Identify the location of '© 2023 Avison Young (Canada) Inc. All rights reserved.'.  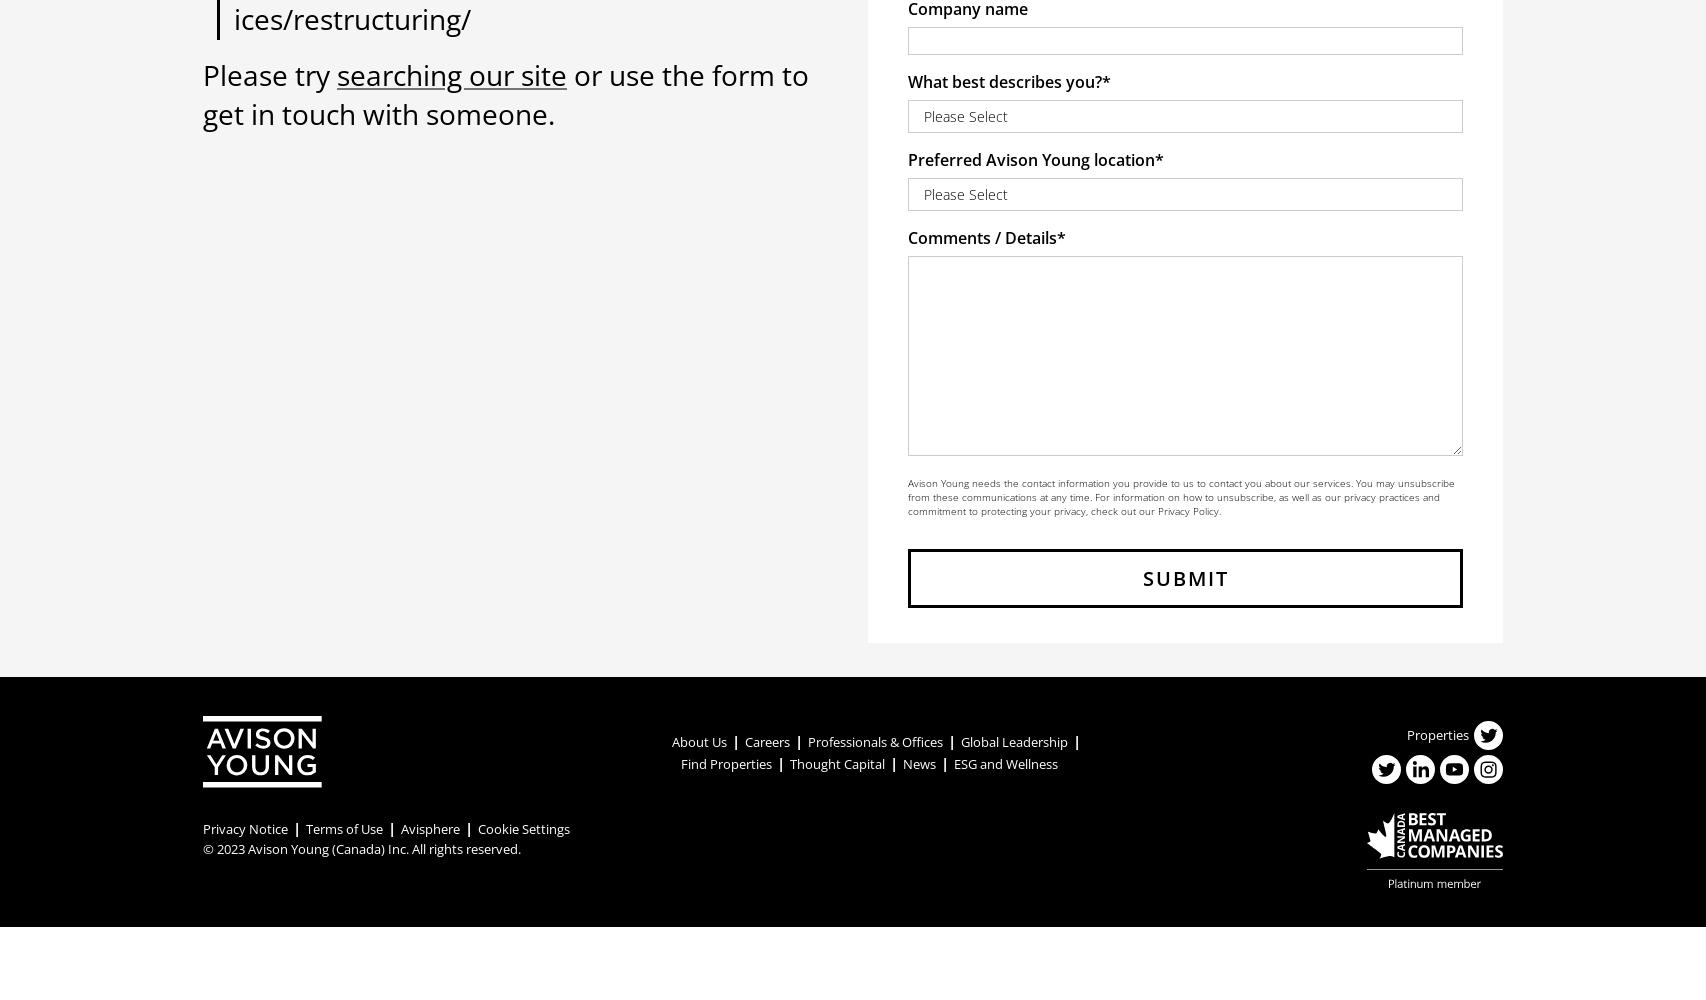
(362, 847).